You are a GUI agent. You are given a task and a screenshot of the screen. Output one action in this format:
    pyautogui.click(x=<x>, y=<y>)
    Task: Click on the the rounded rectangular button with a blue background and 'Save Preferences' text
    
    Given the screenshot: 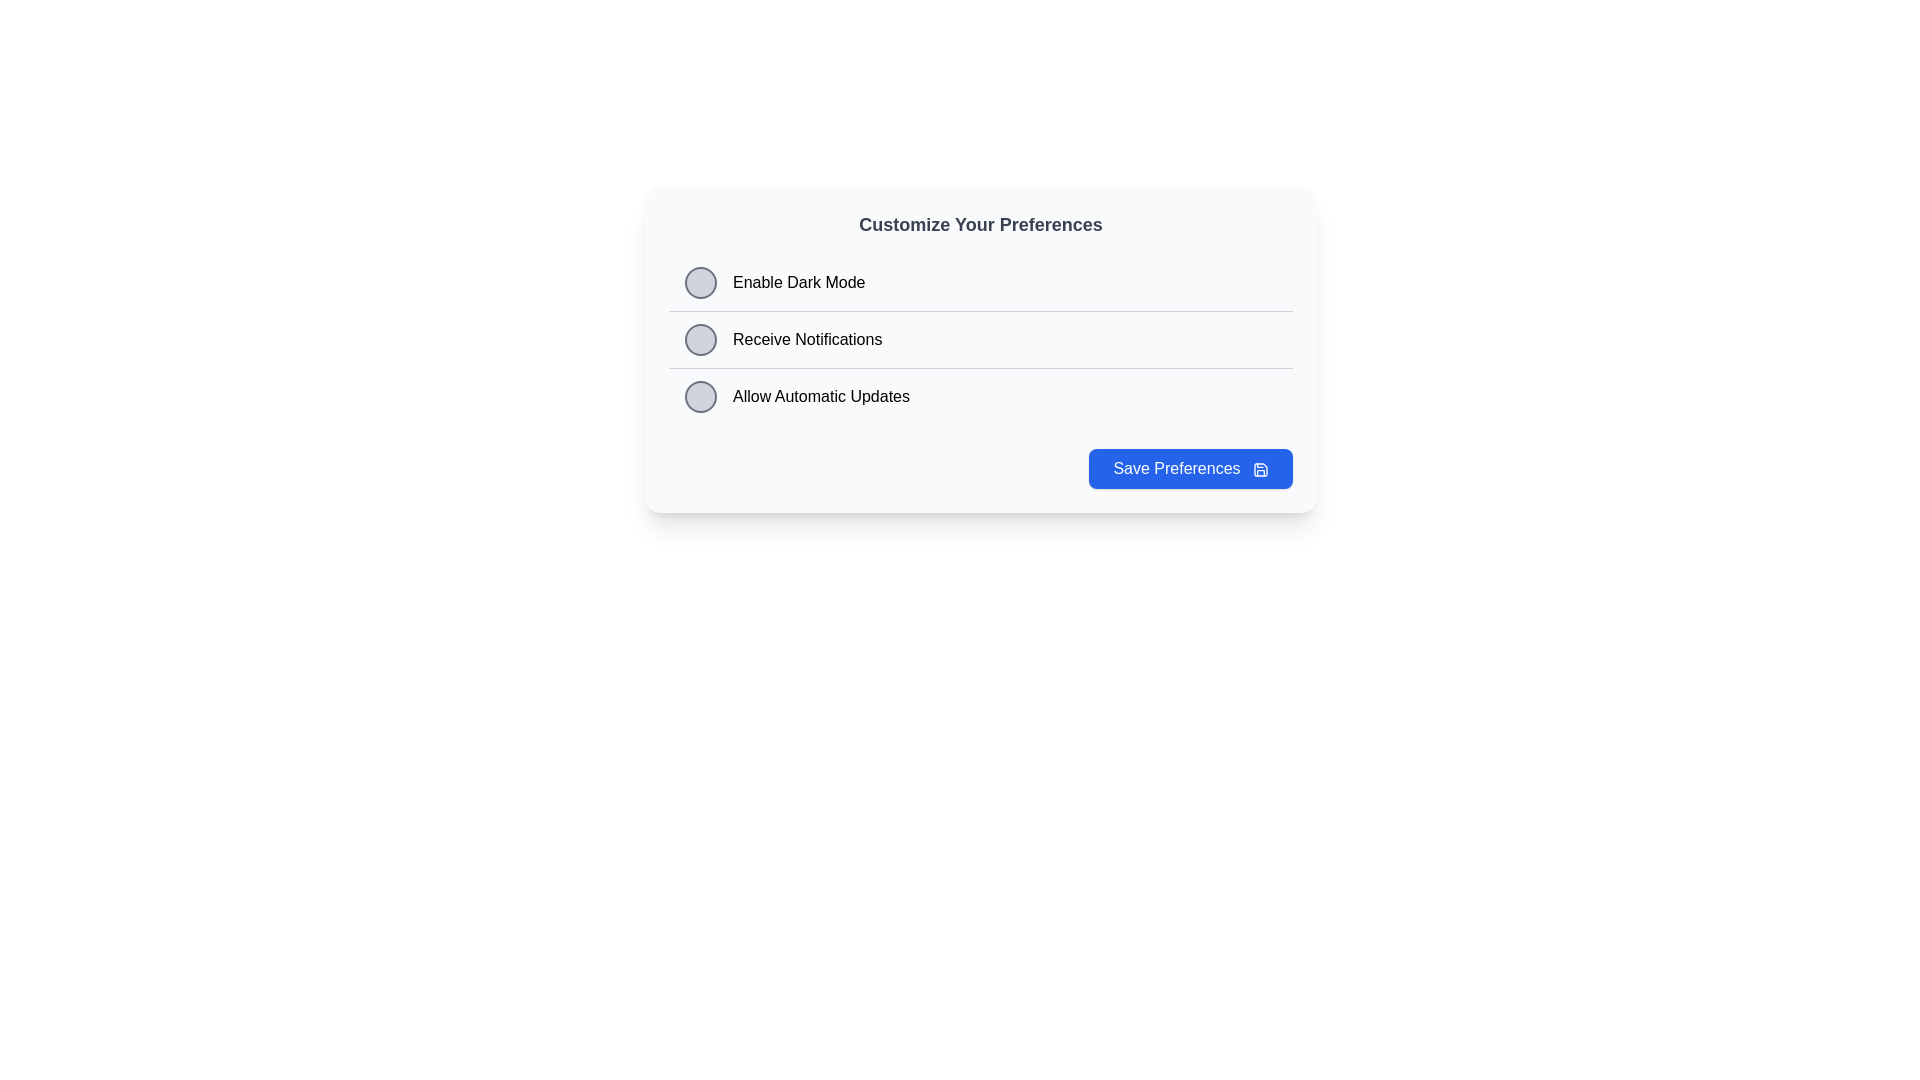 What is the action you would take?
    pyautogui.click(x=1191, y=469)
    